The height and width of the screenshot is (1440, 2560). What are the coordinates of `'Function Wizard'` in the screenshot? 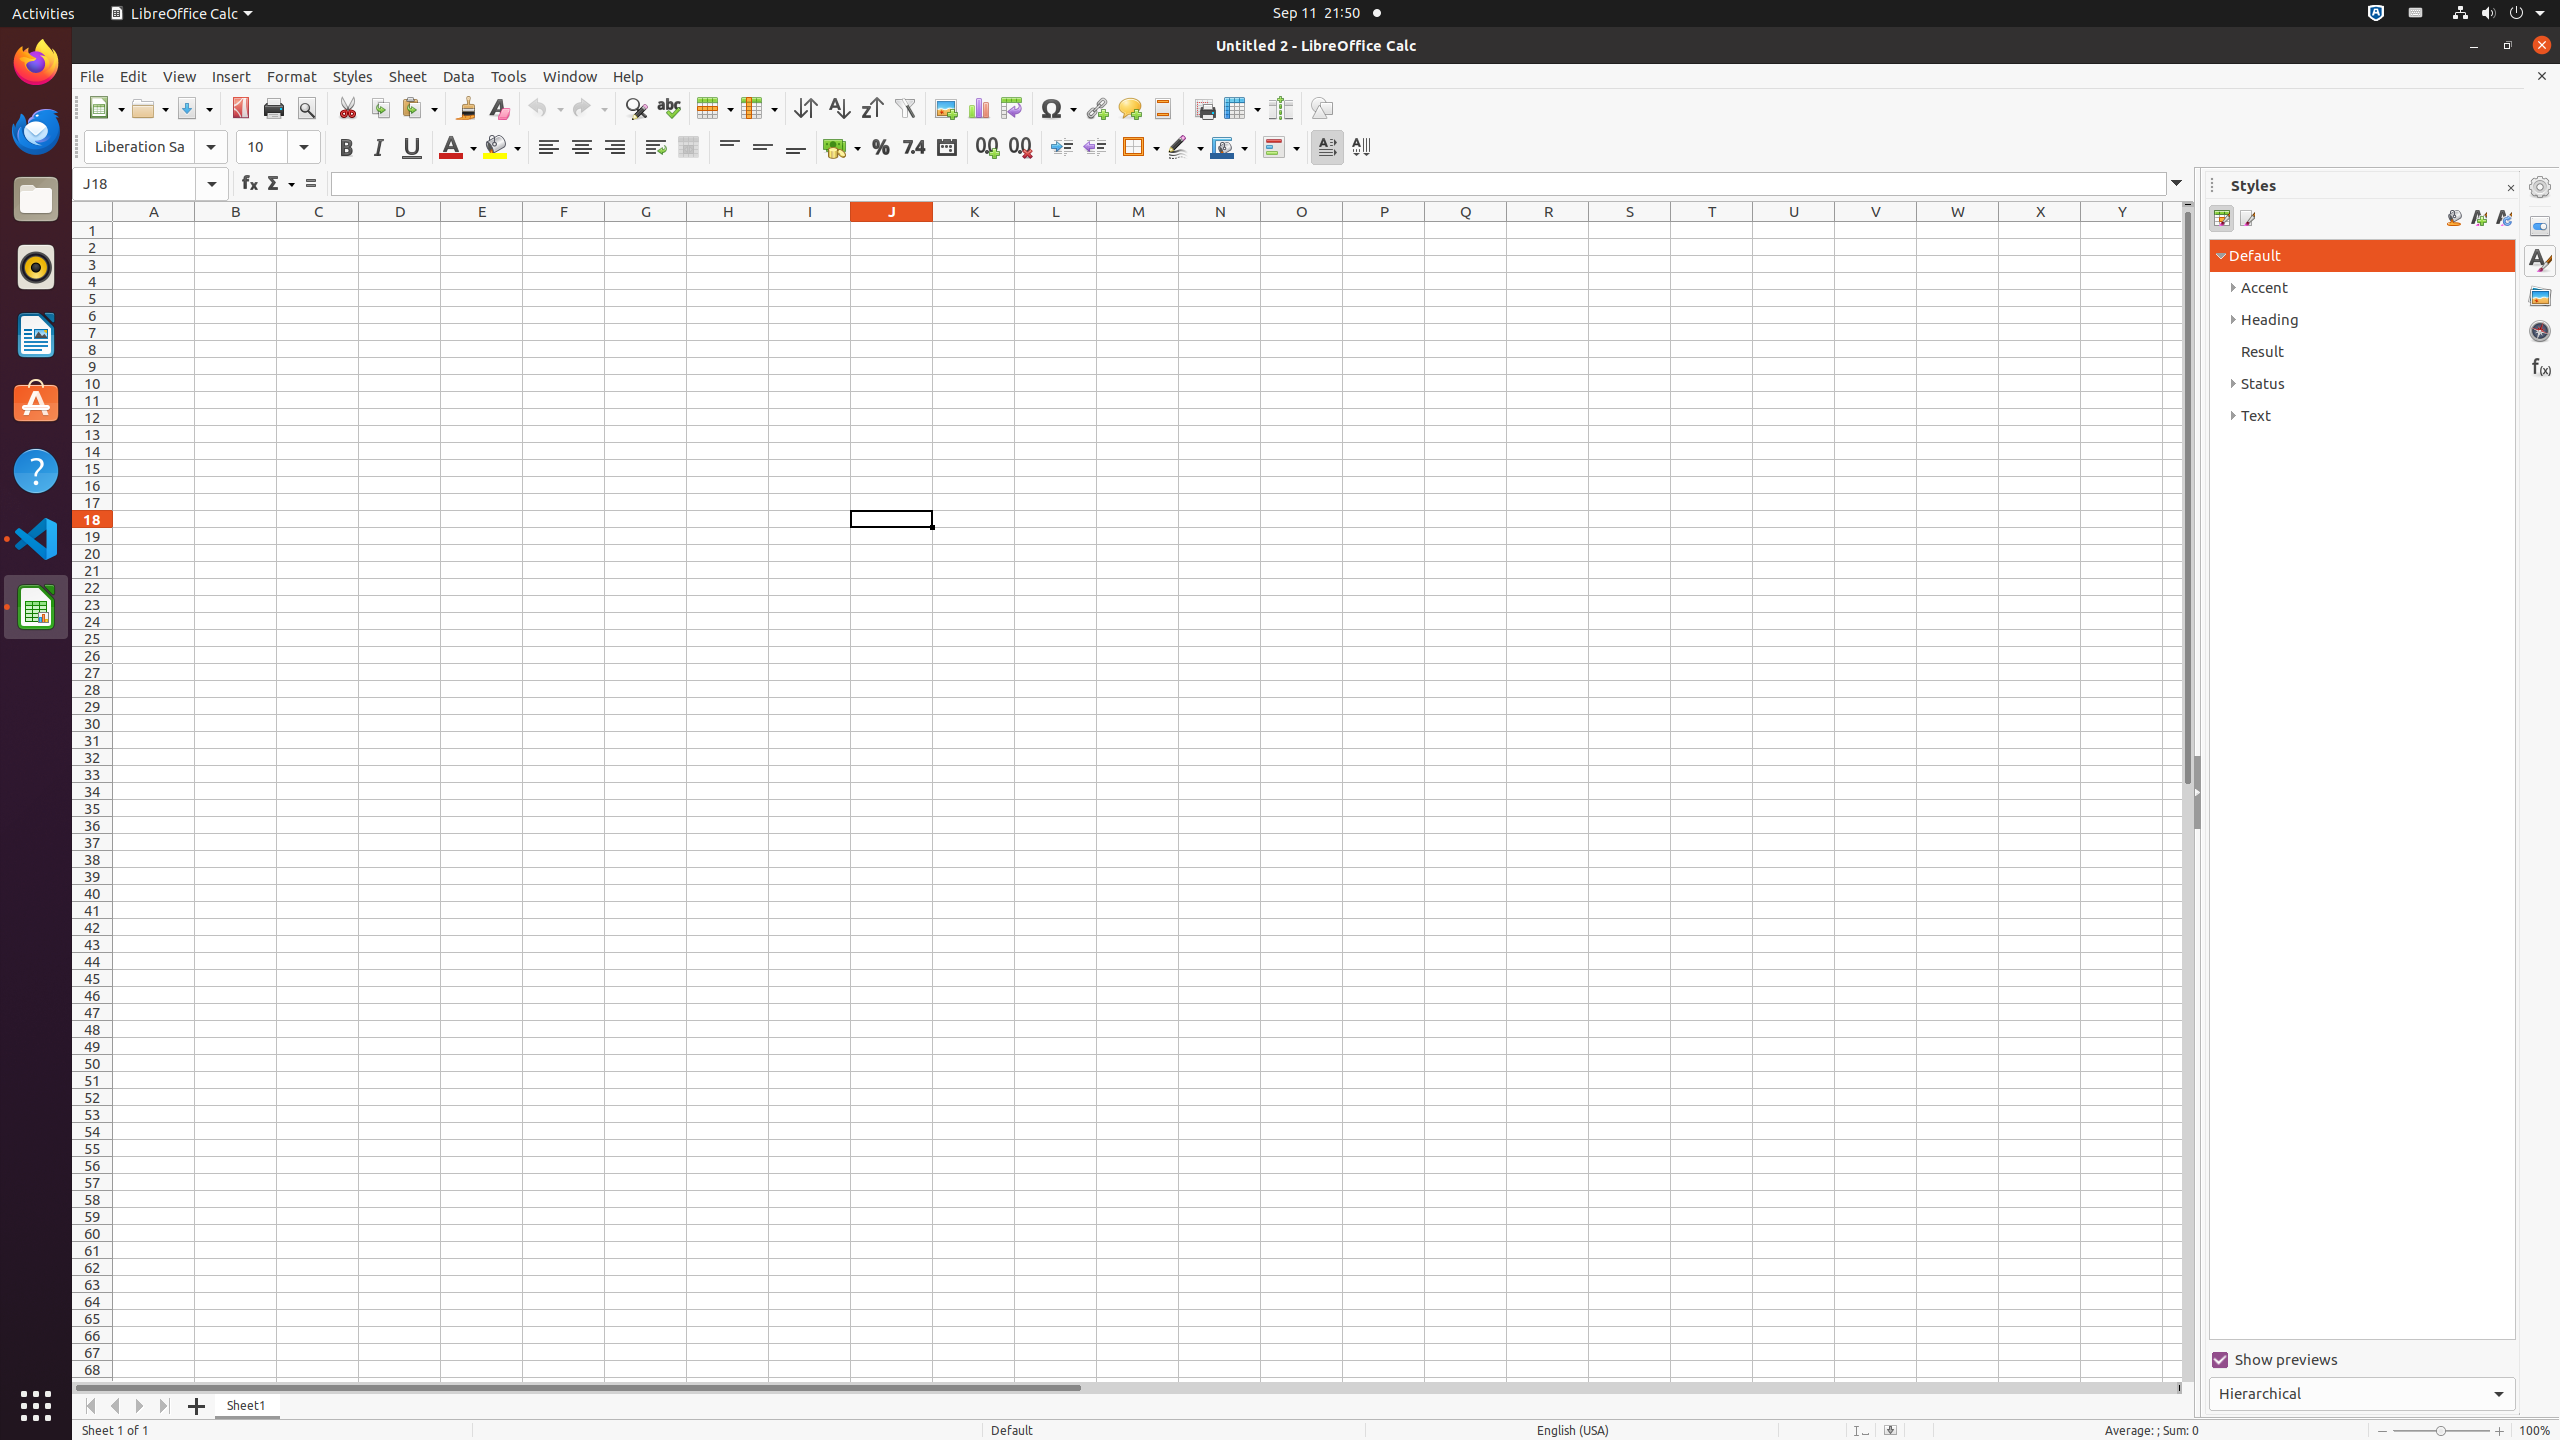 It's located at (248, 183).